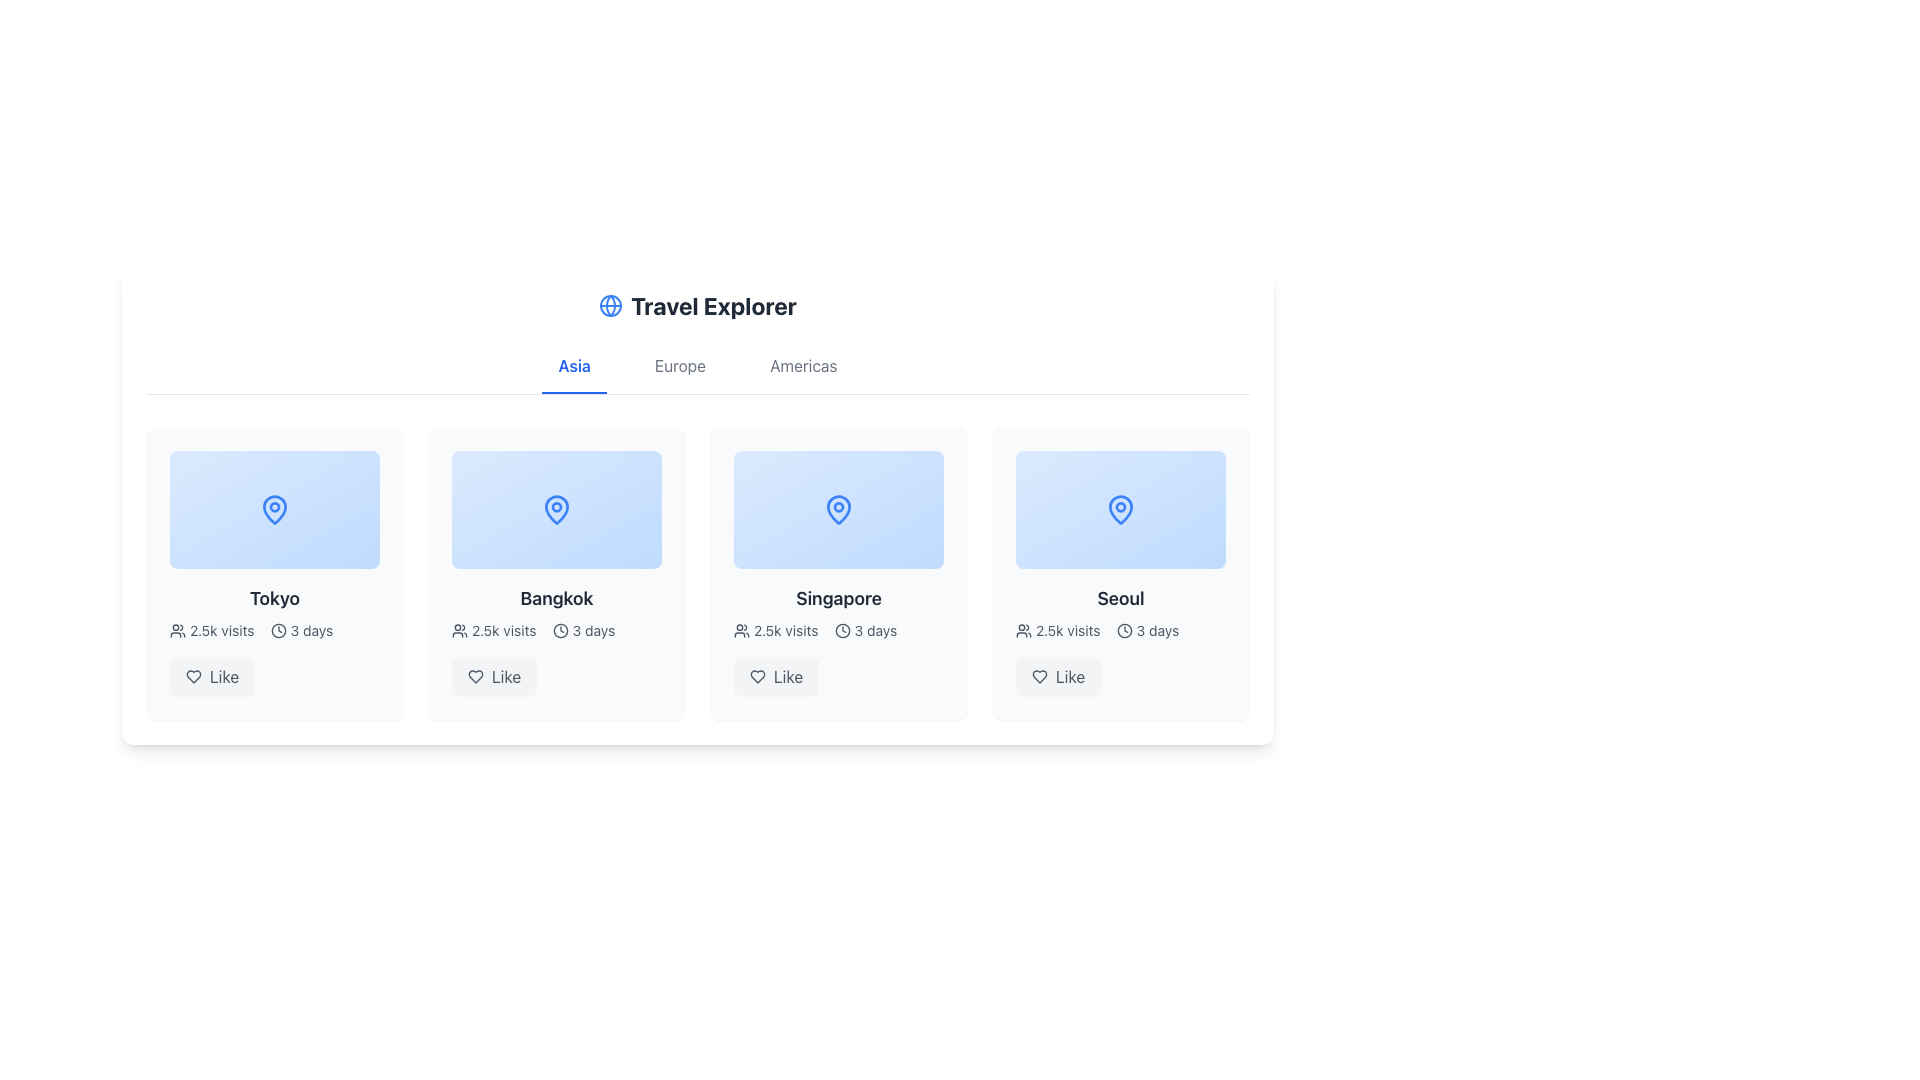 Image resolution: width=1920 pixels, height=1080 pixels. I want to click on decorative line indicator located at the bottom edge of the 'Asia' navigation tab for its styling properties, so click(573, 393).